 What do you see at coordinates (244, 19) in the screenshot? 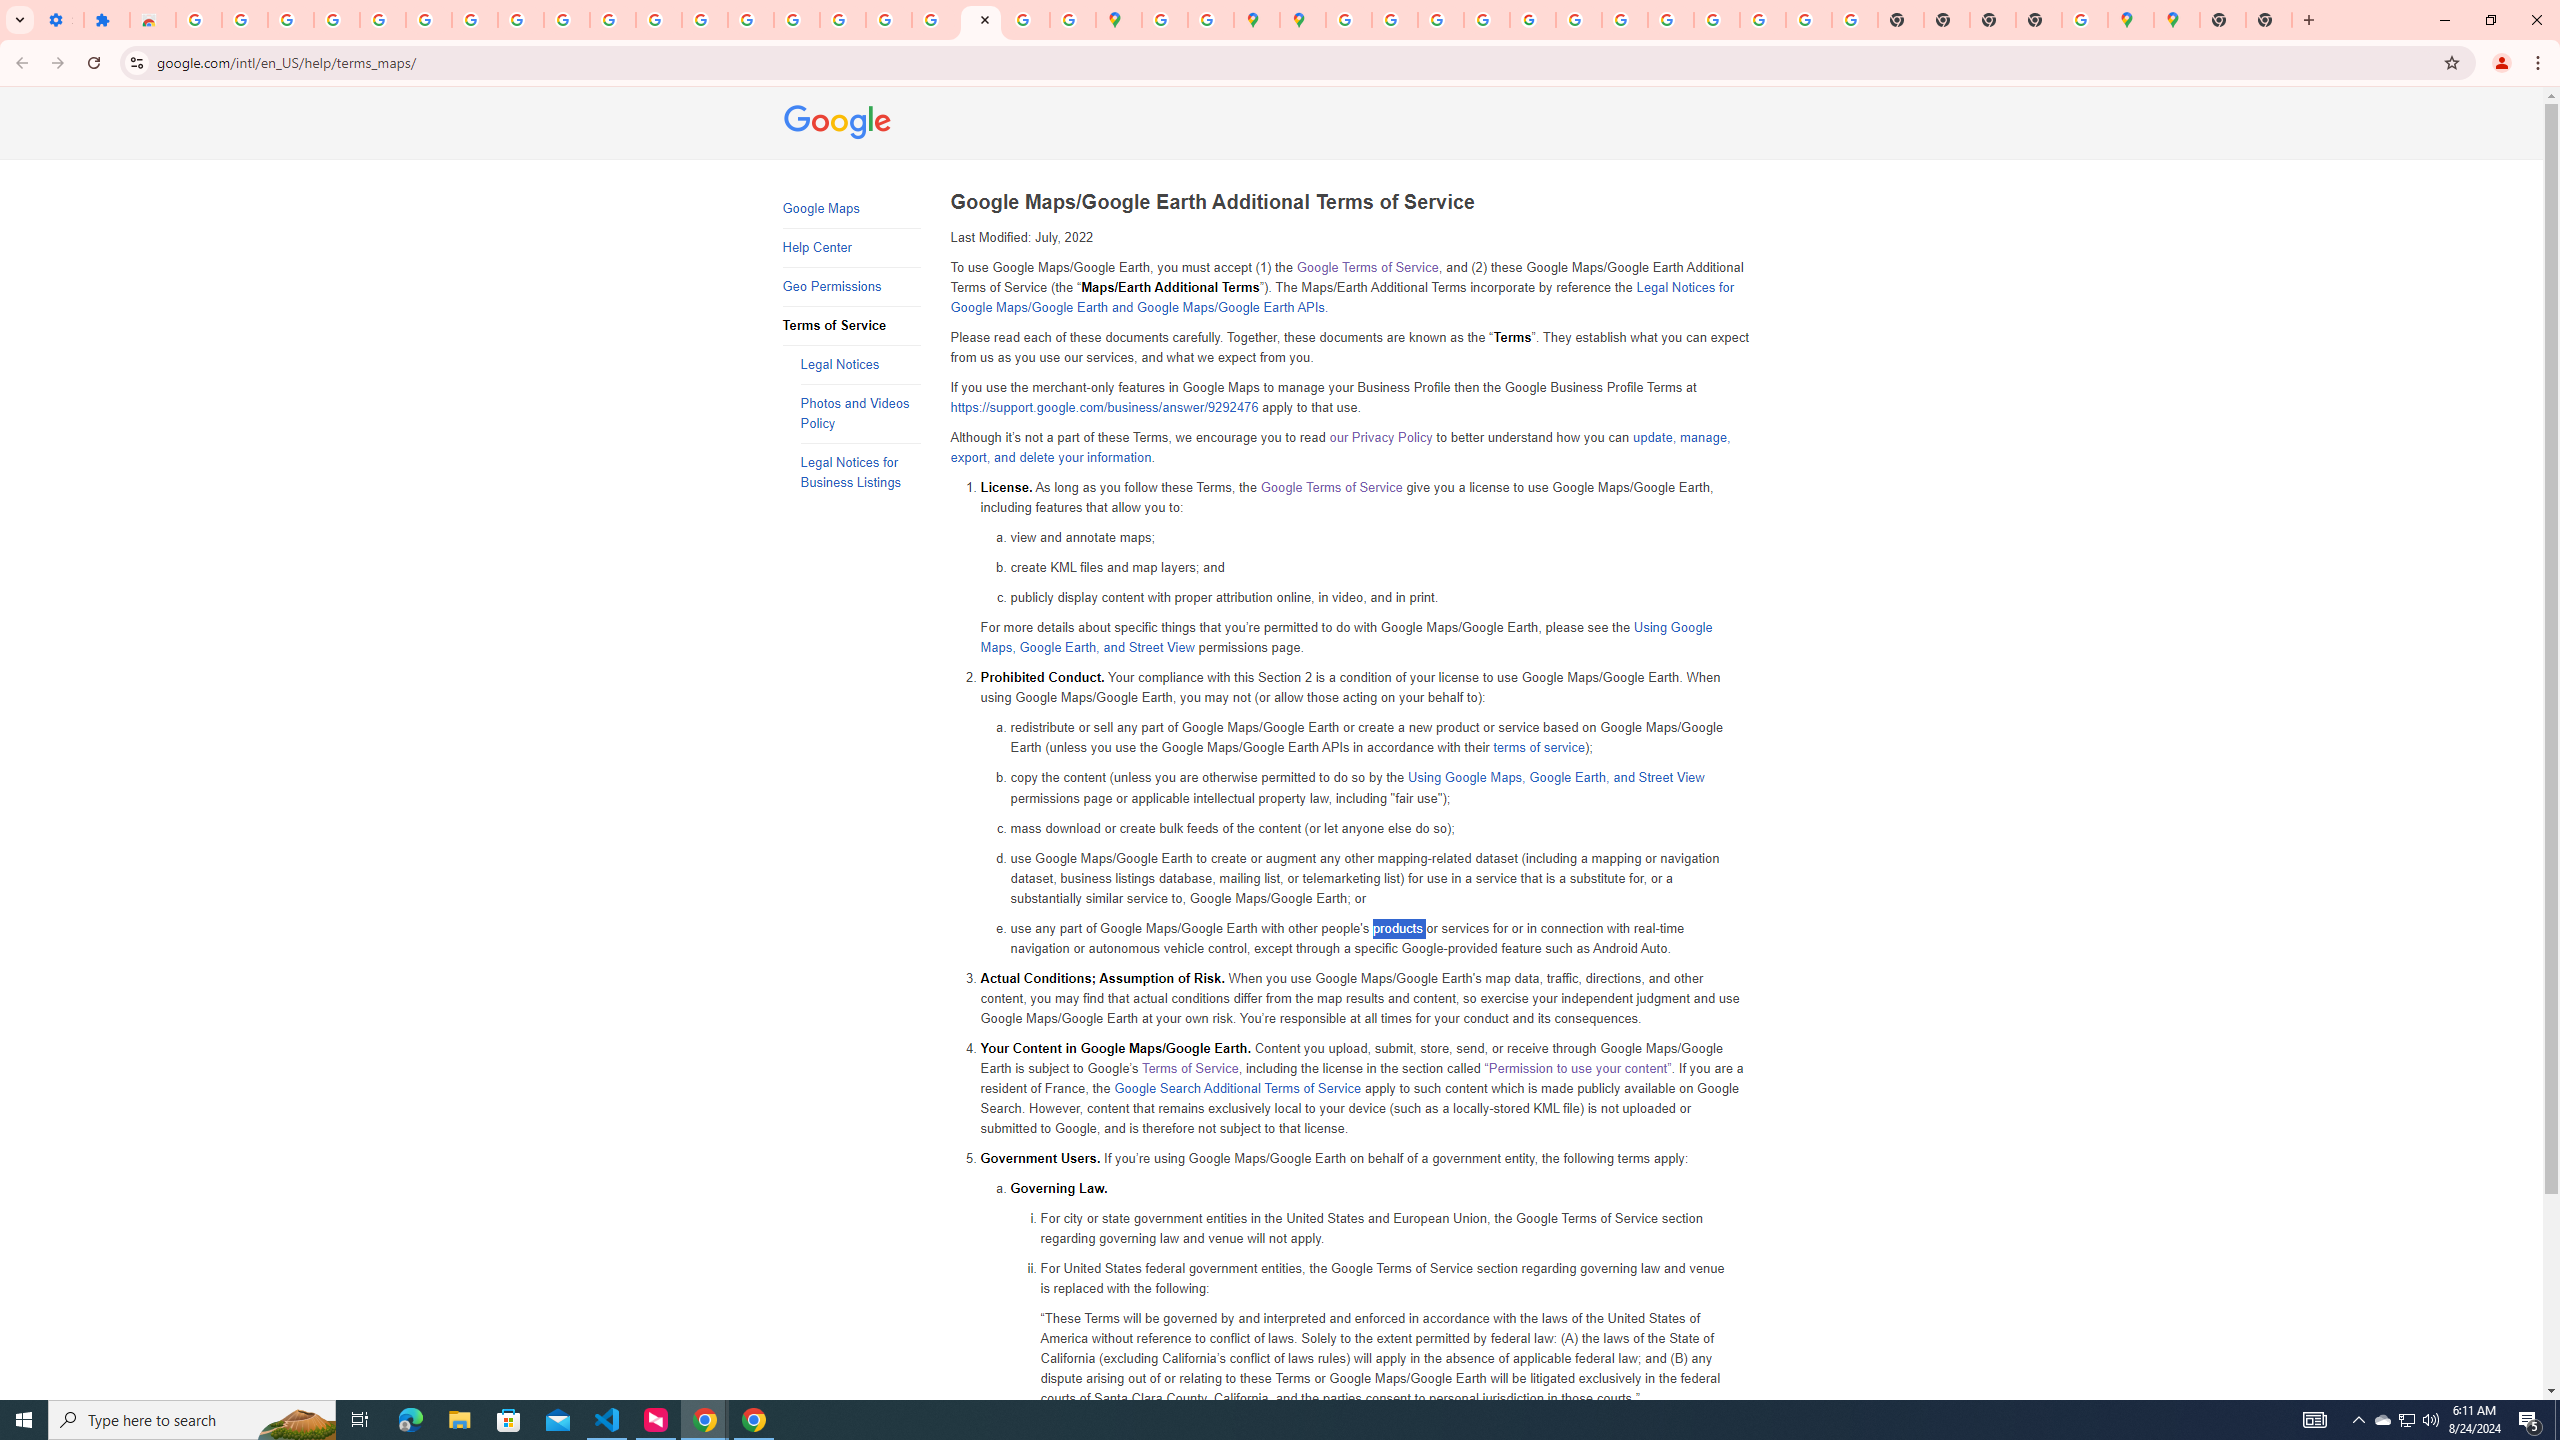
I see `'Delete photos & videos - Computer - Google Photos Help'` at bounding box center [244, 19].